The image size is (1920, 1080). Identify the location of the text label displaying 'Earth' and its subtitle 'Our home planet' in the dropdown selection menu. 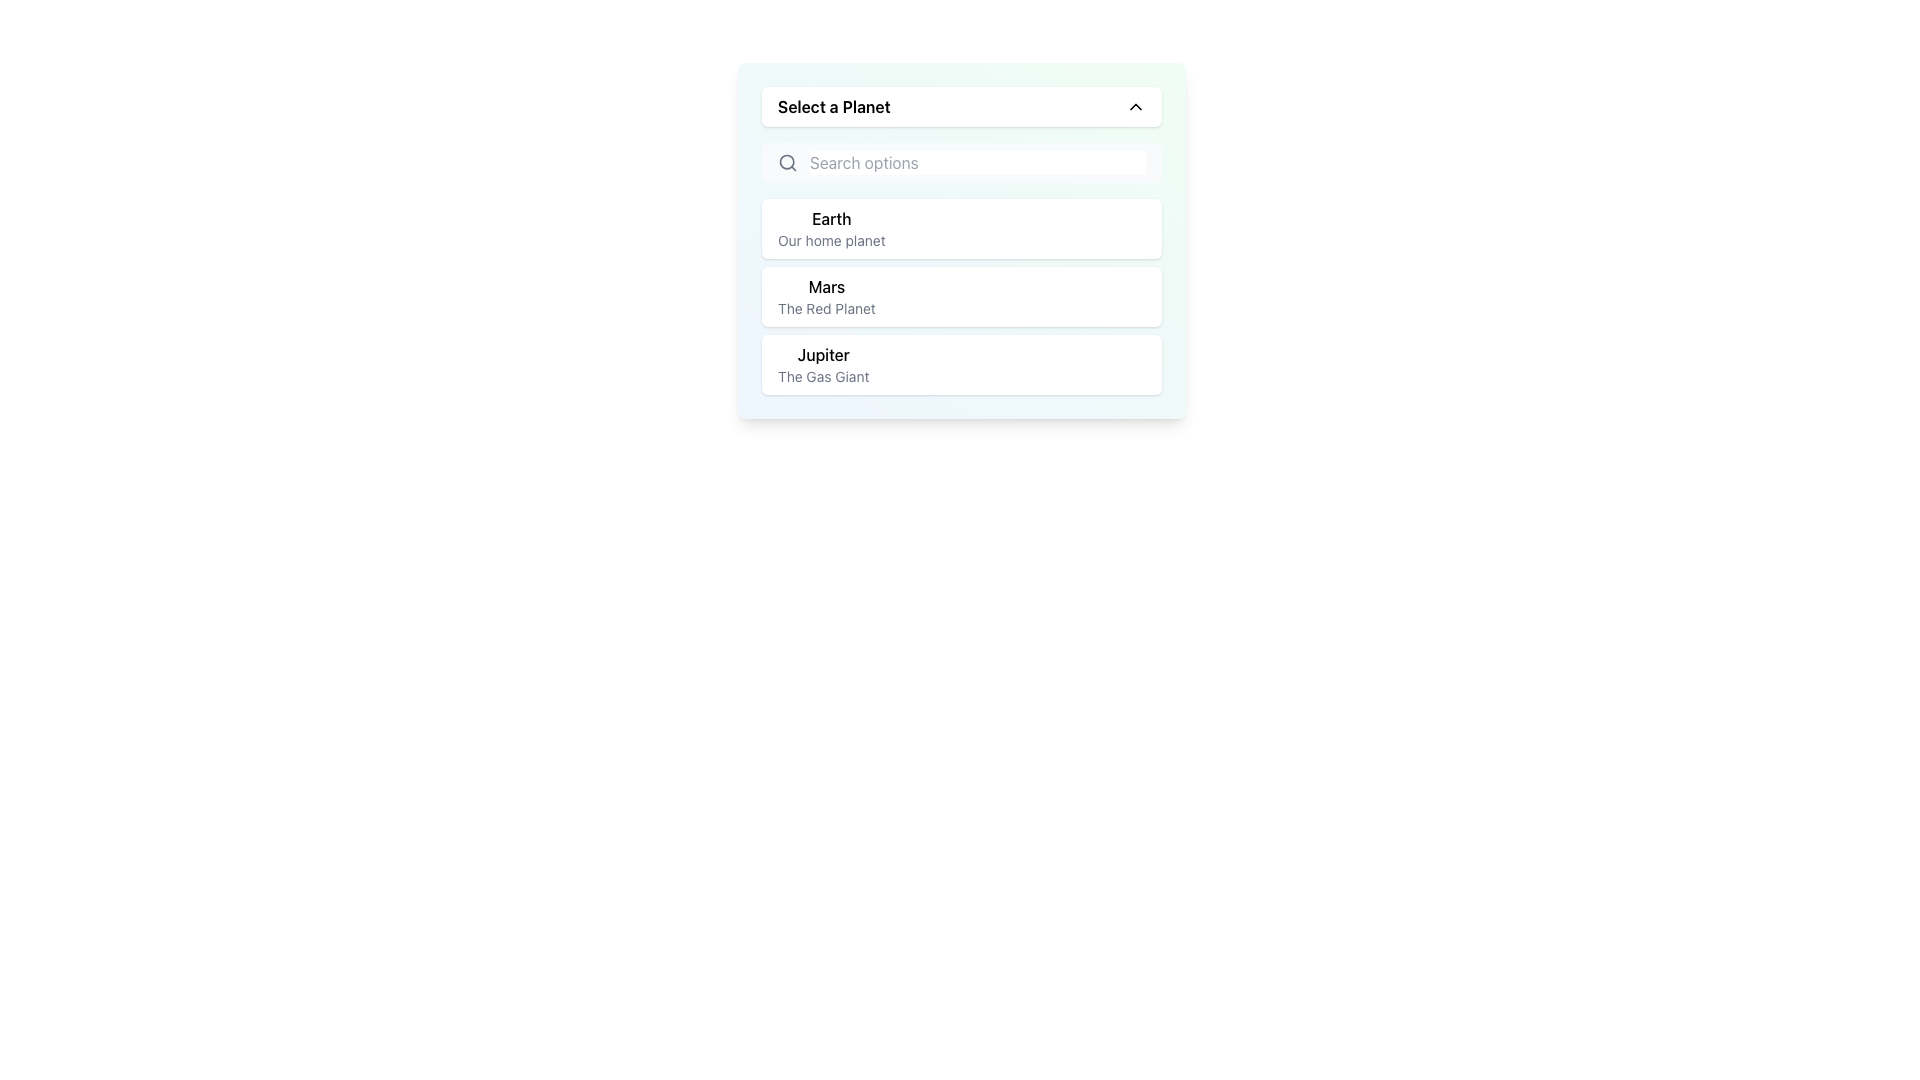
(831, 227).